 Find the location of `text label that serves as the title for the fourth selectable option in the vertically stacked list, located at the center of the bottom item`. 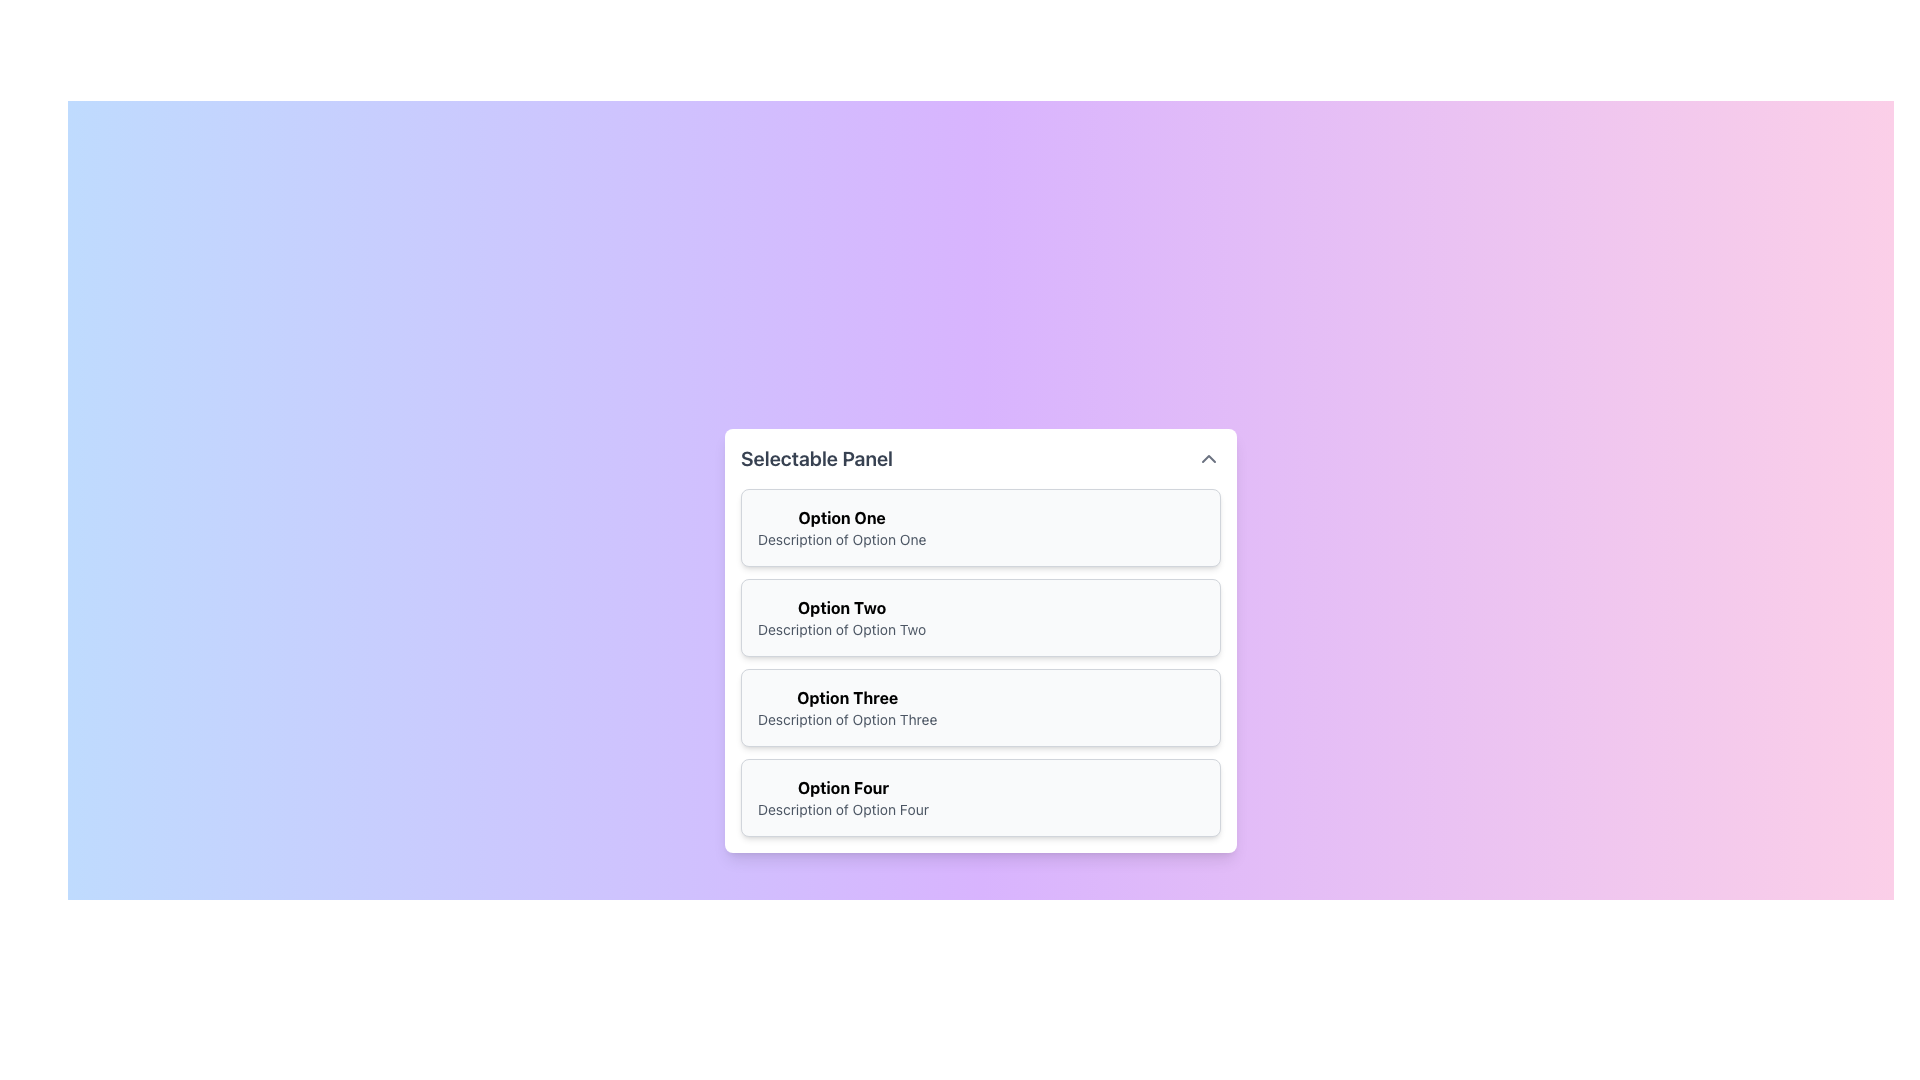

text label that serves as the title for the fourth selectable option in the vertically stacked list, located at the center of the bottom item is located at coordinates (843, 786).